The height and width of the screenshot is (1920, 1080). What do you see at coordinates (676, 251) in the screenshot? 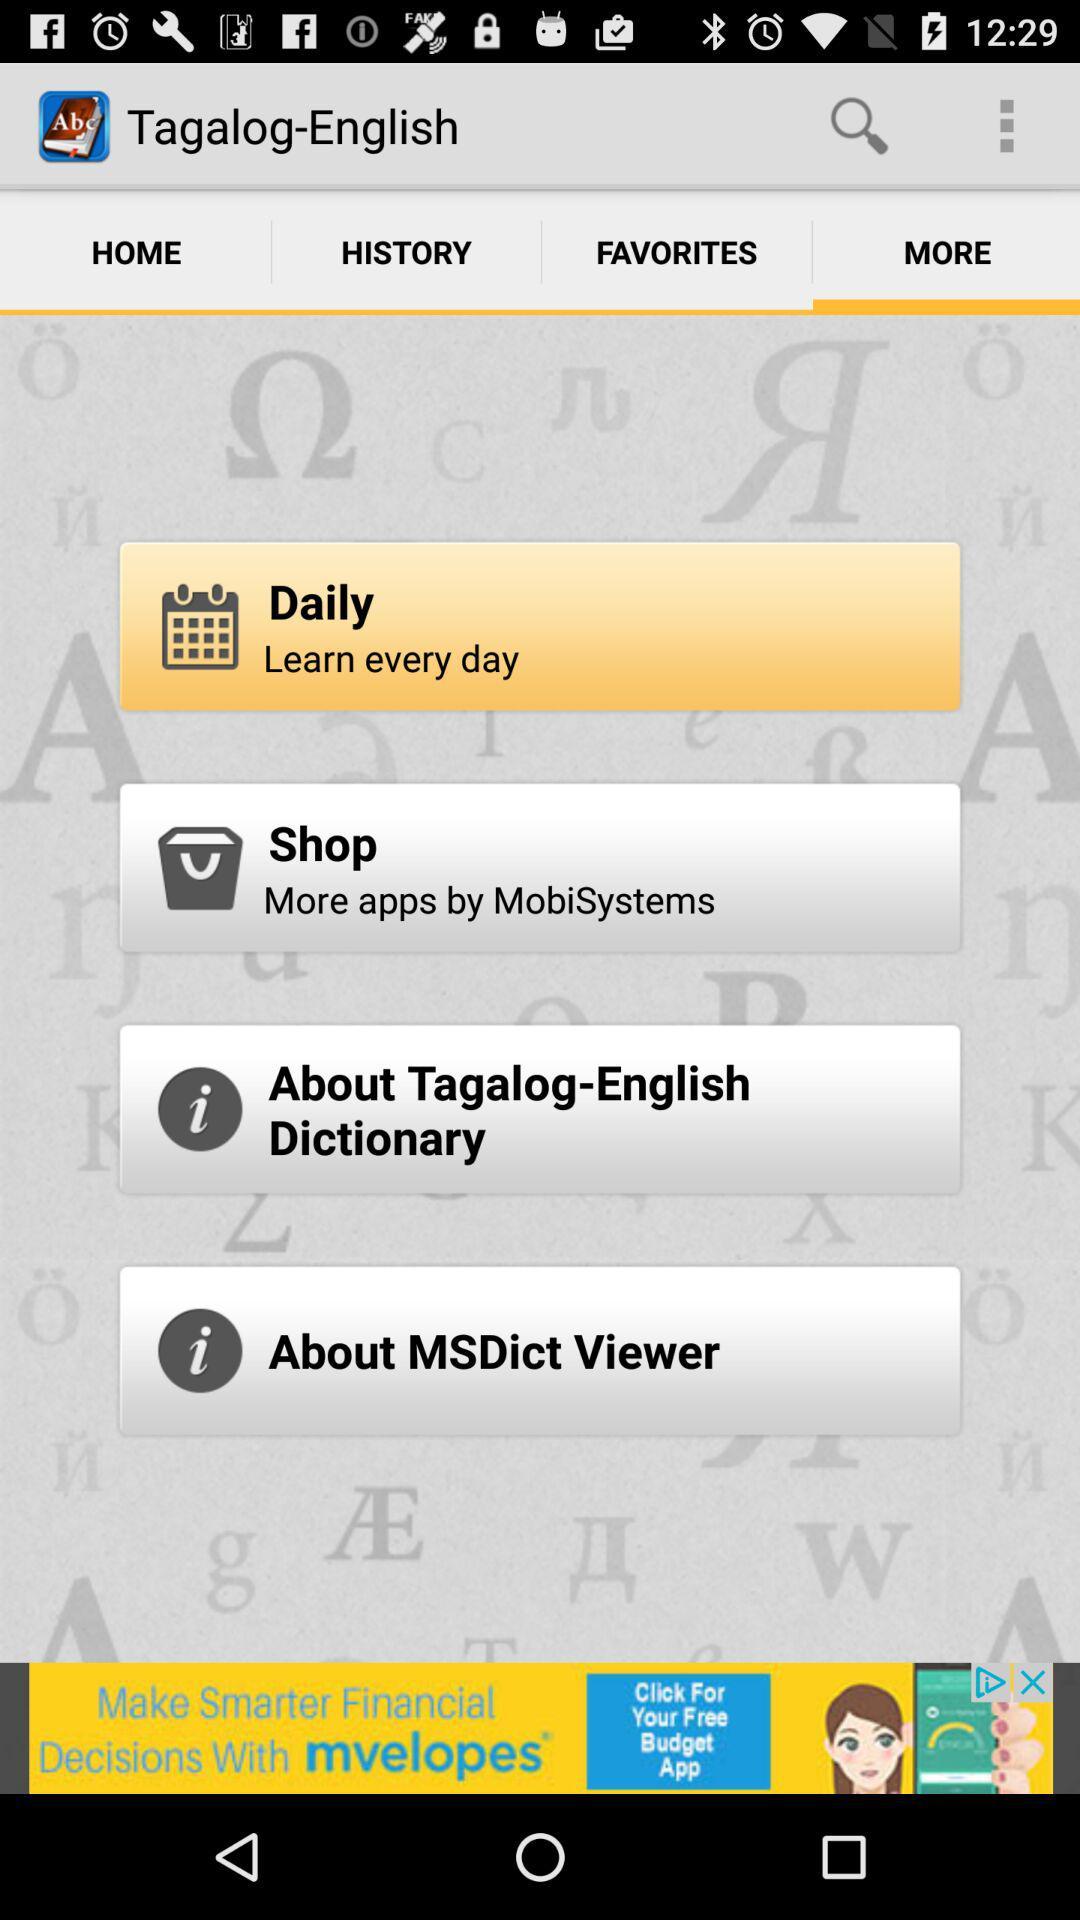
I see `the option favorites` at bounding box center [676, 251].